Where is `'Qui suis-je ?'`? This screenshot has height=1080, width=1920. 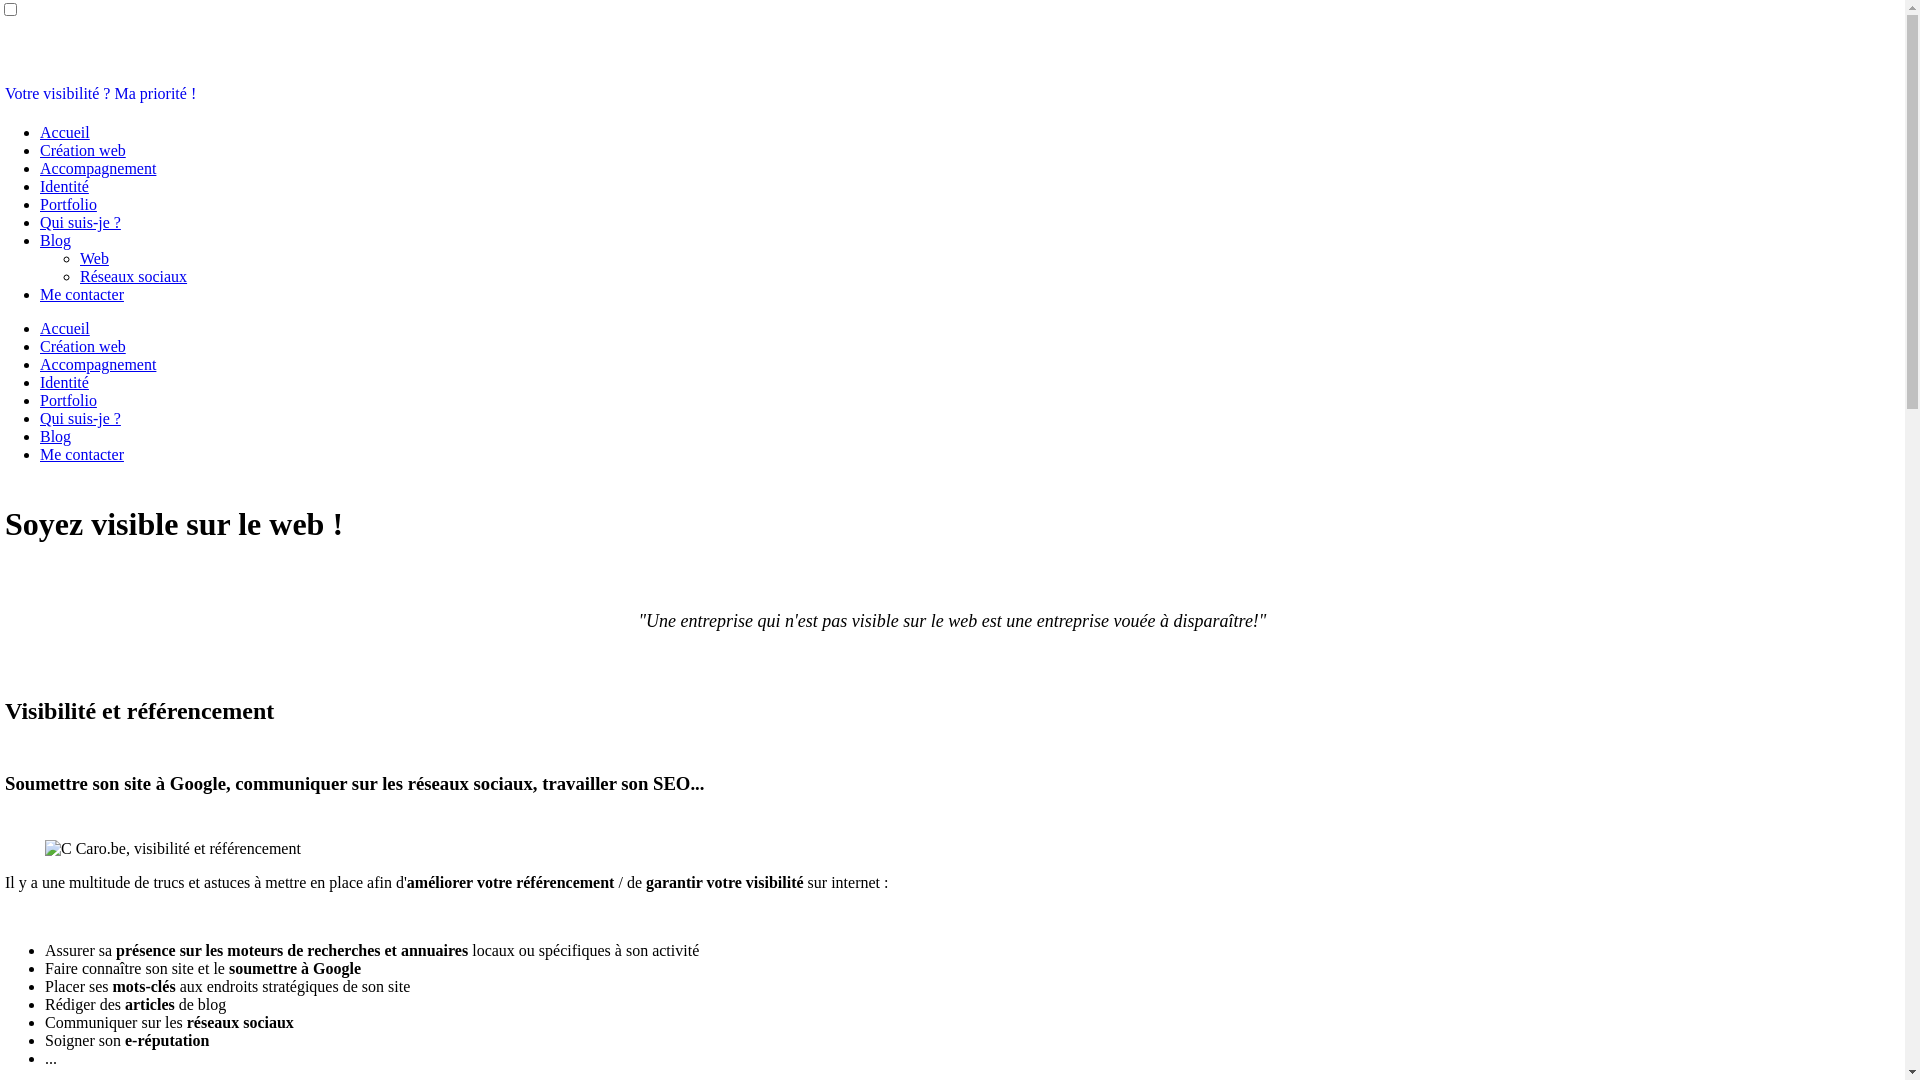 'Qui suis-je ?' is located at coordinates (39, 222).